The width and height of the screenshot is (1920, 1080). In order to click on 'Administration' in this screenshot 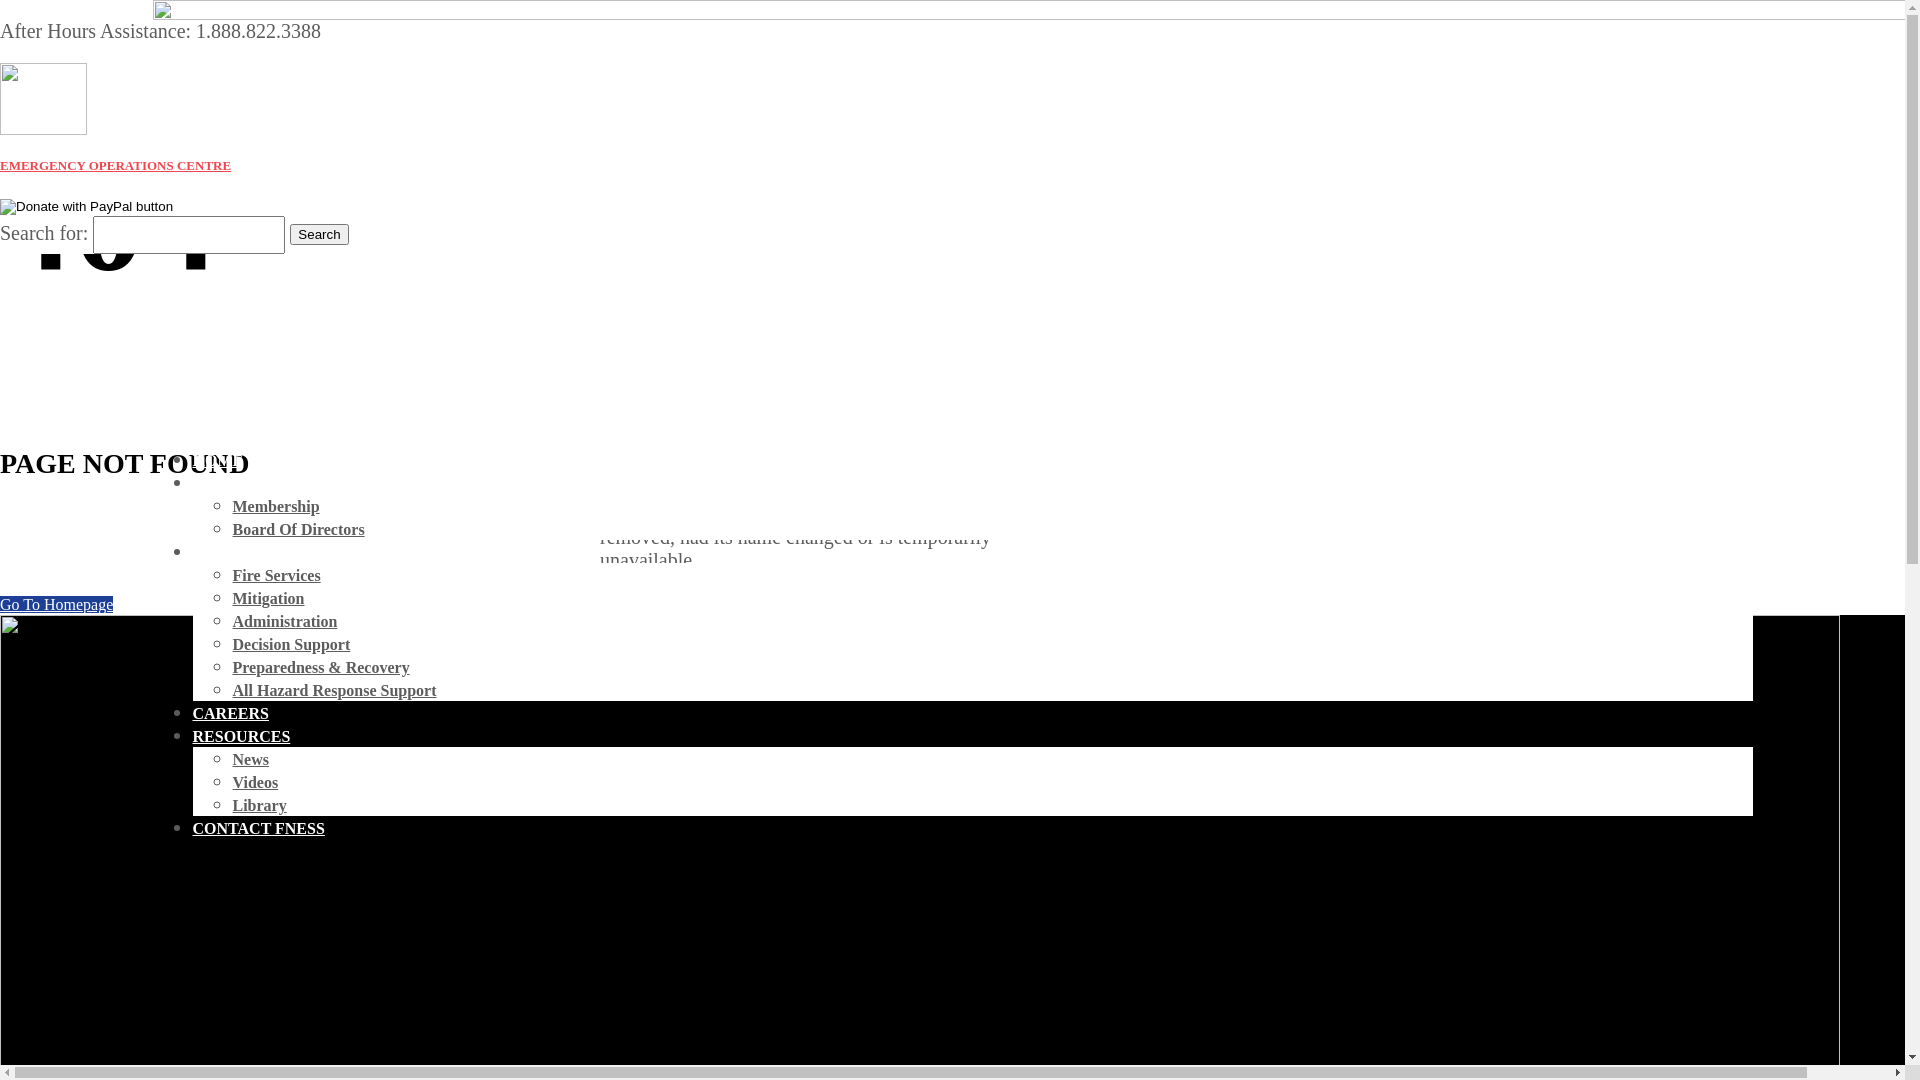, I will do `click(283, 620)`.